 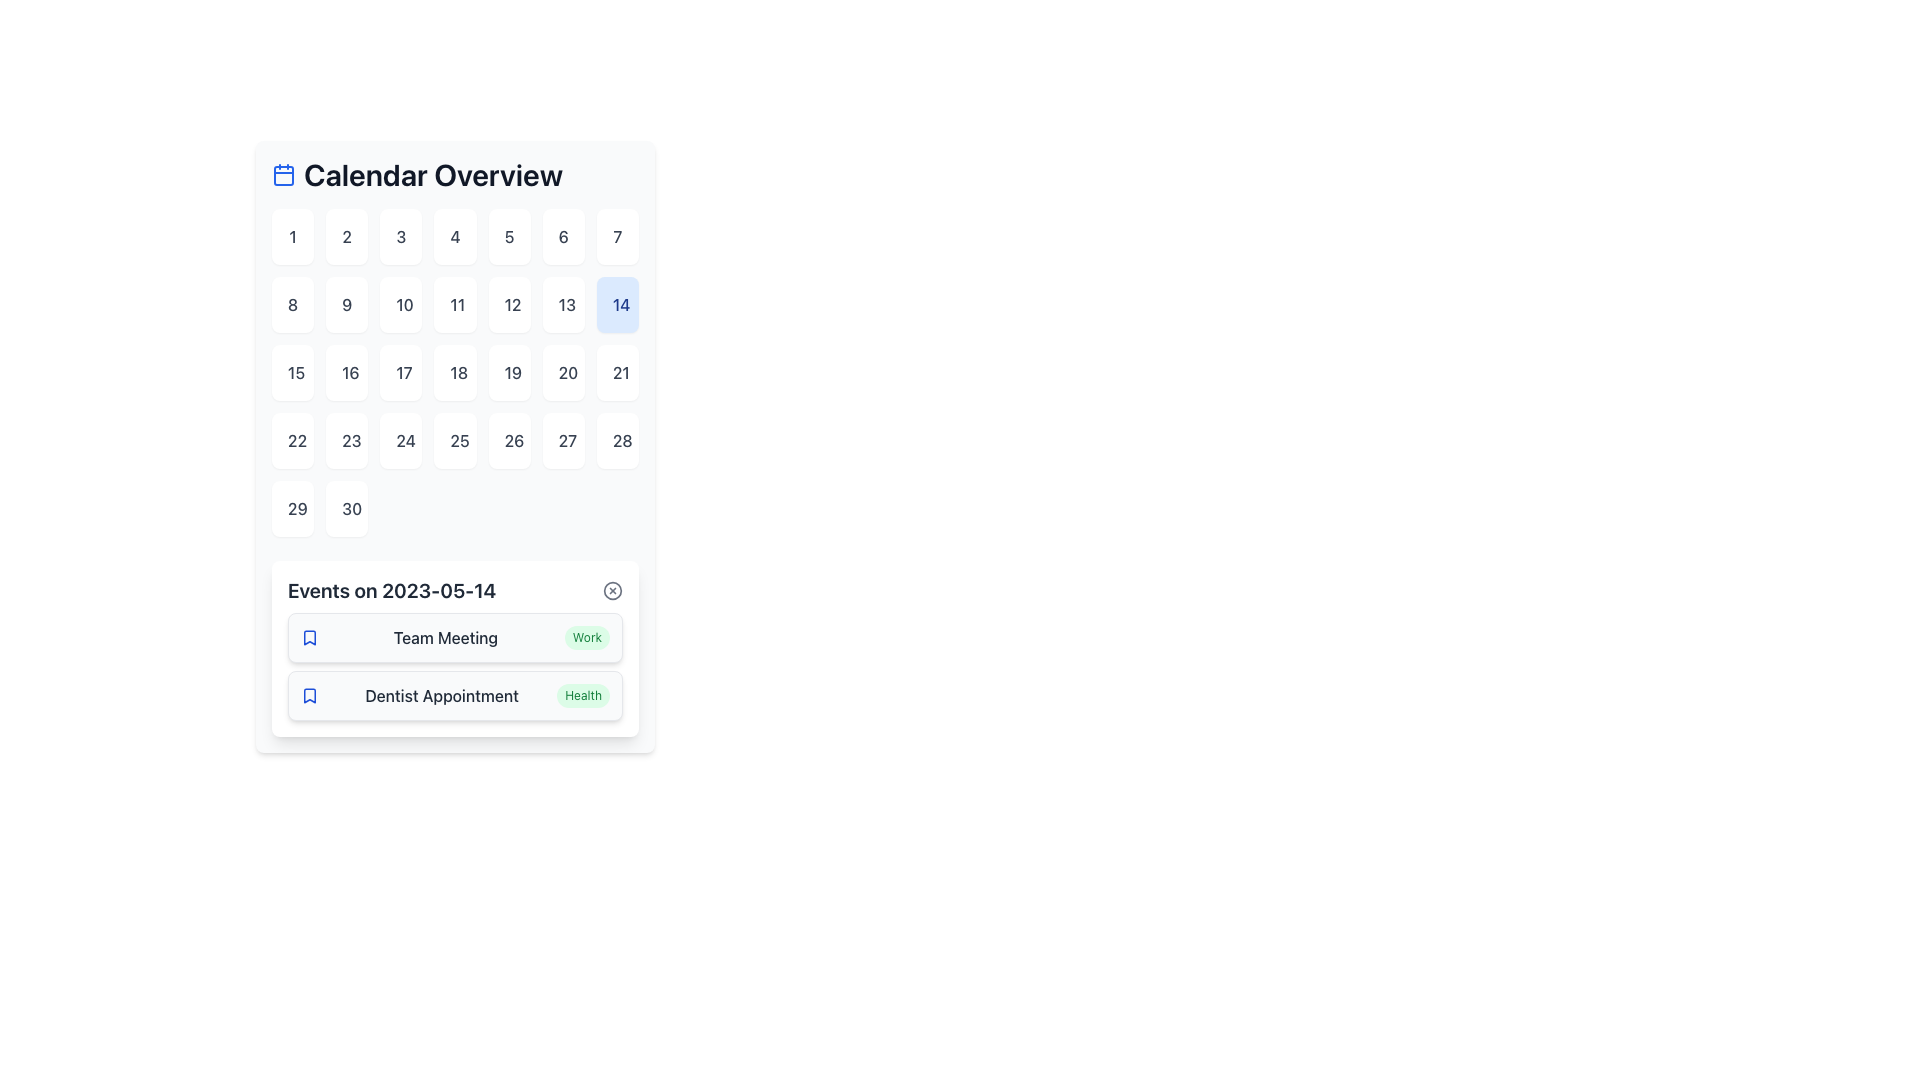 What do you see at coordinates (454, 589) in the screenshot?
I see `text displayed in the Header component that says 'Events on 2023-05-14', which is positioned at the top of the white, rounded rectangle card` at bounding box center [454, 589].